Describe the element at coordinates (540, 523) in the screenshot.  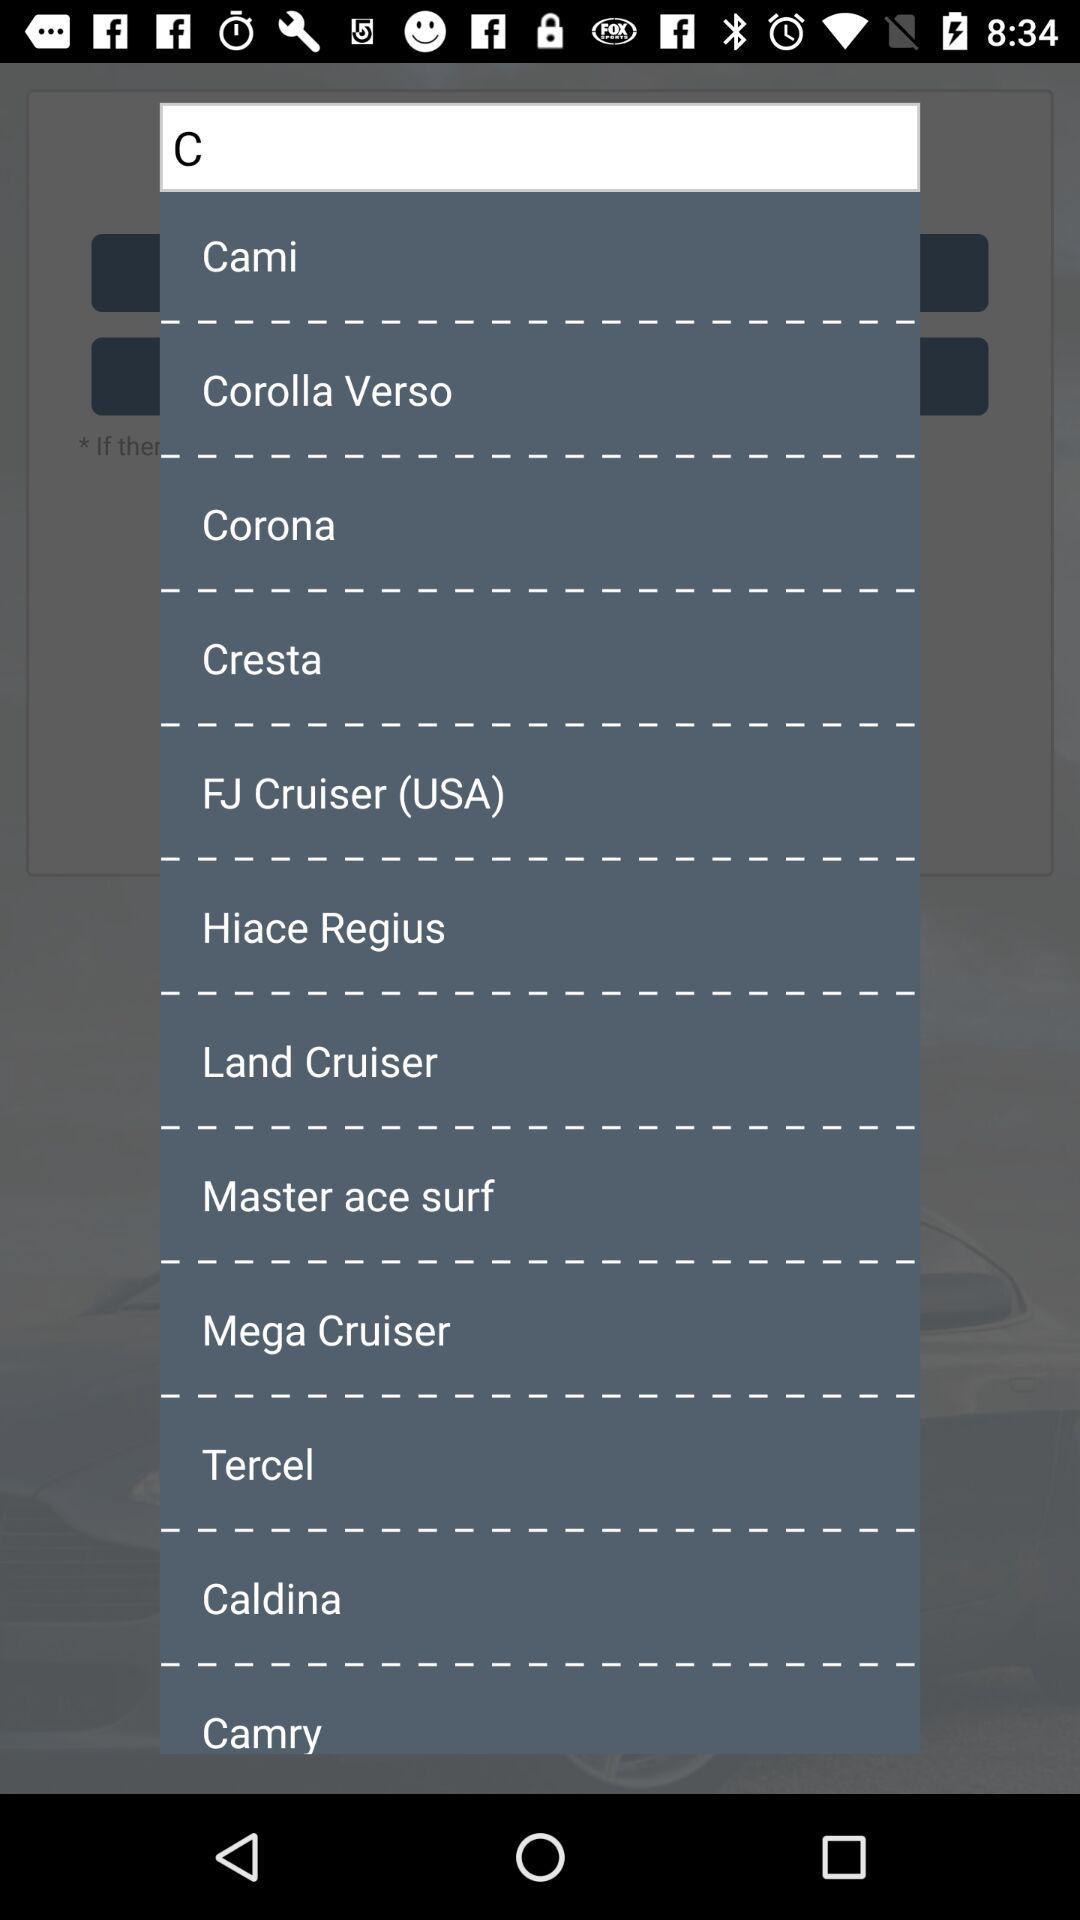
I see `corona item` at that location.